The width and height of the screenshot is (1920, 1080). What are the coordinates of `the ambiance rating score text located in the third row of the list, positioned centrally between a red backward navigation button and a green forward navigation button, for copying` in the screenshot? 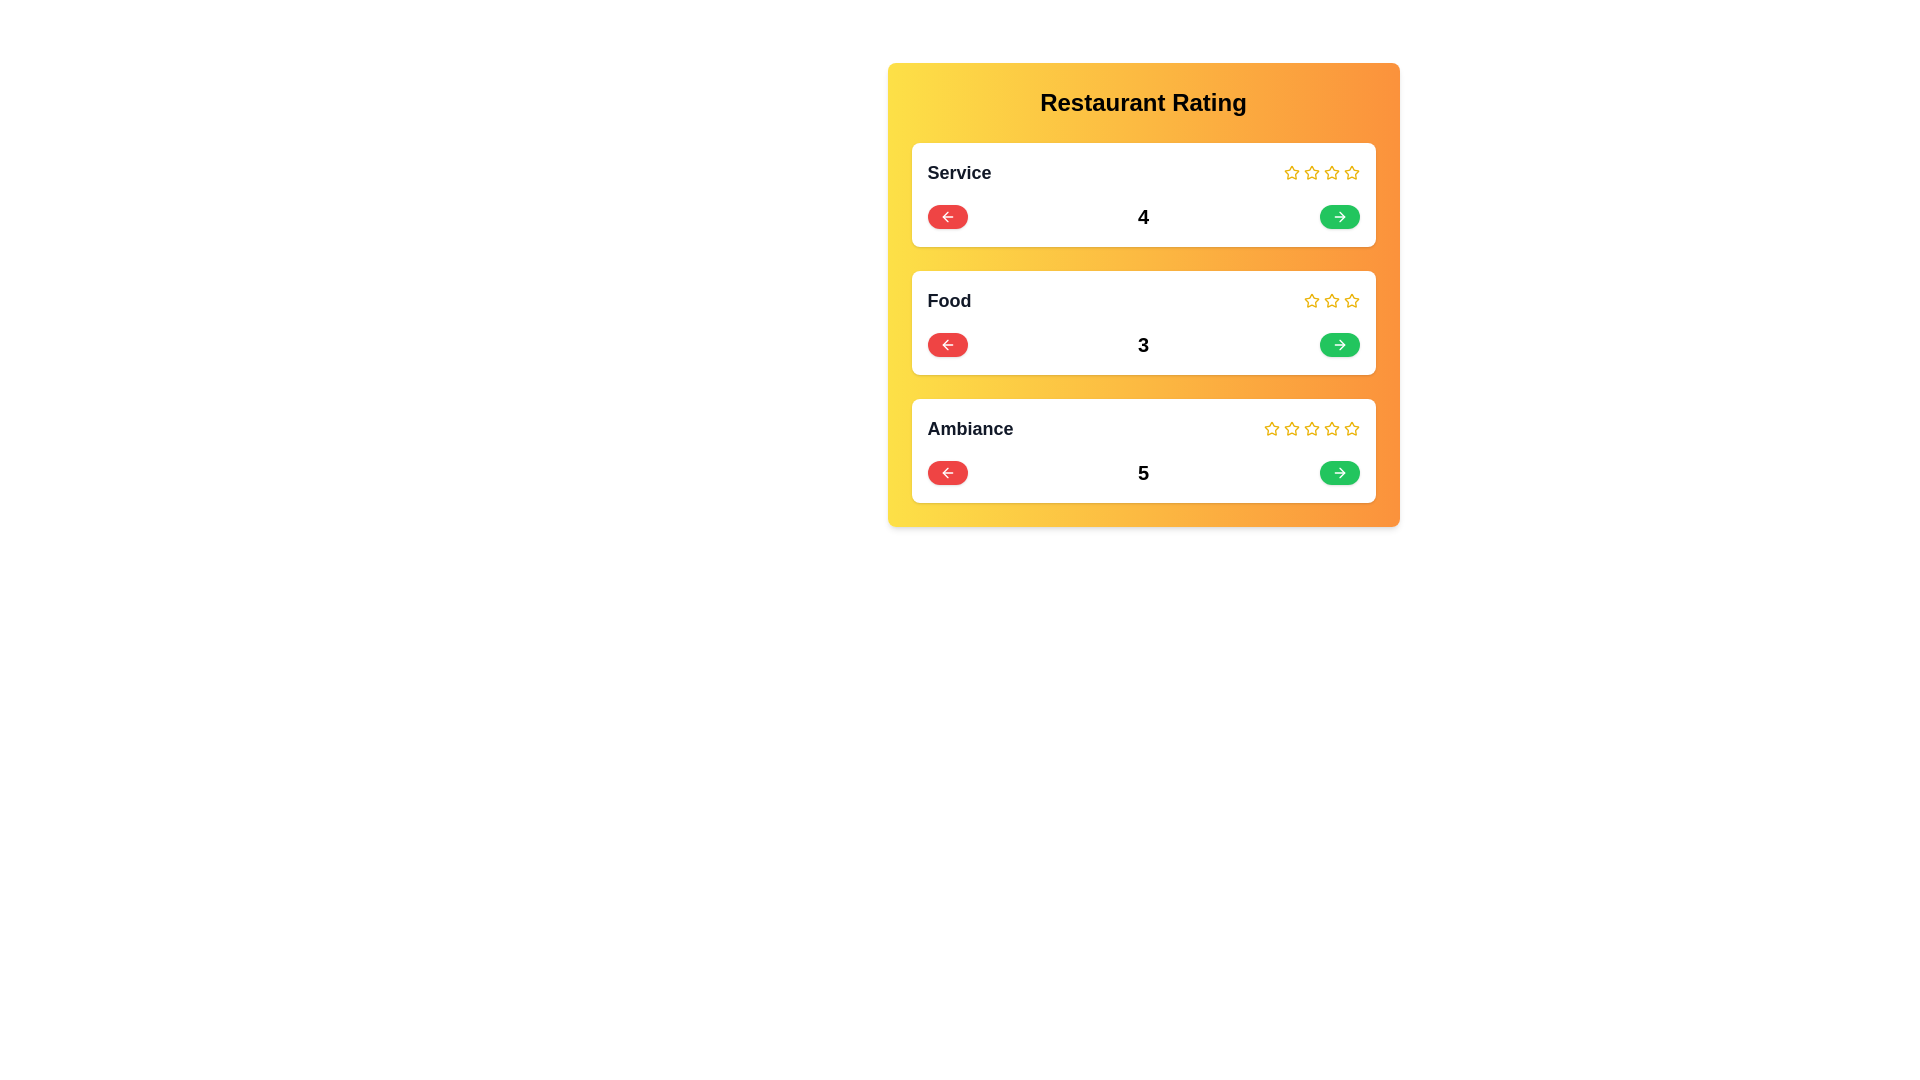 It's located at (1143, 473).